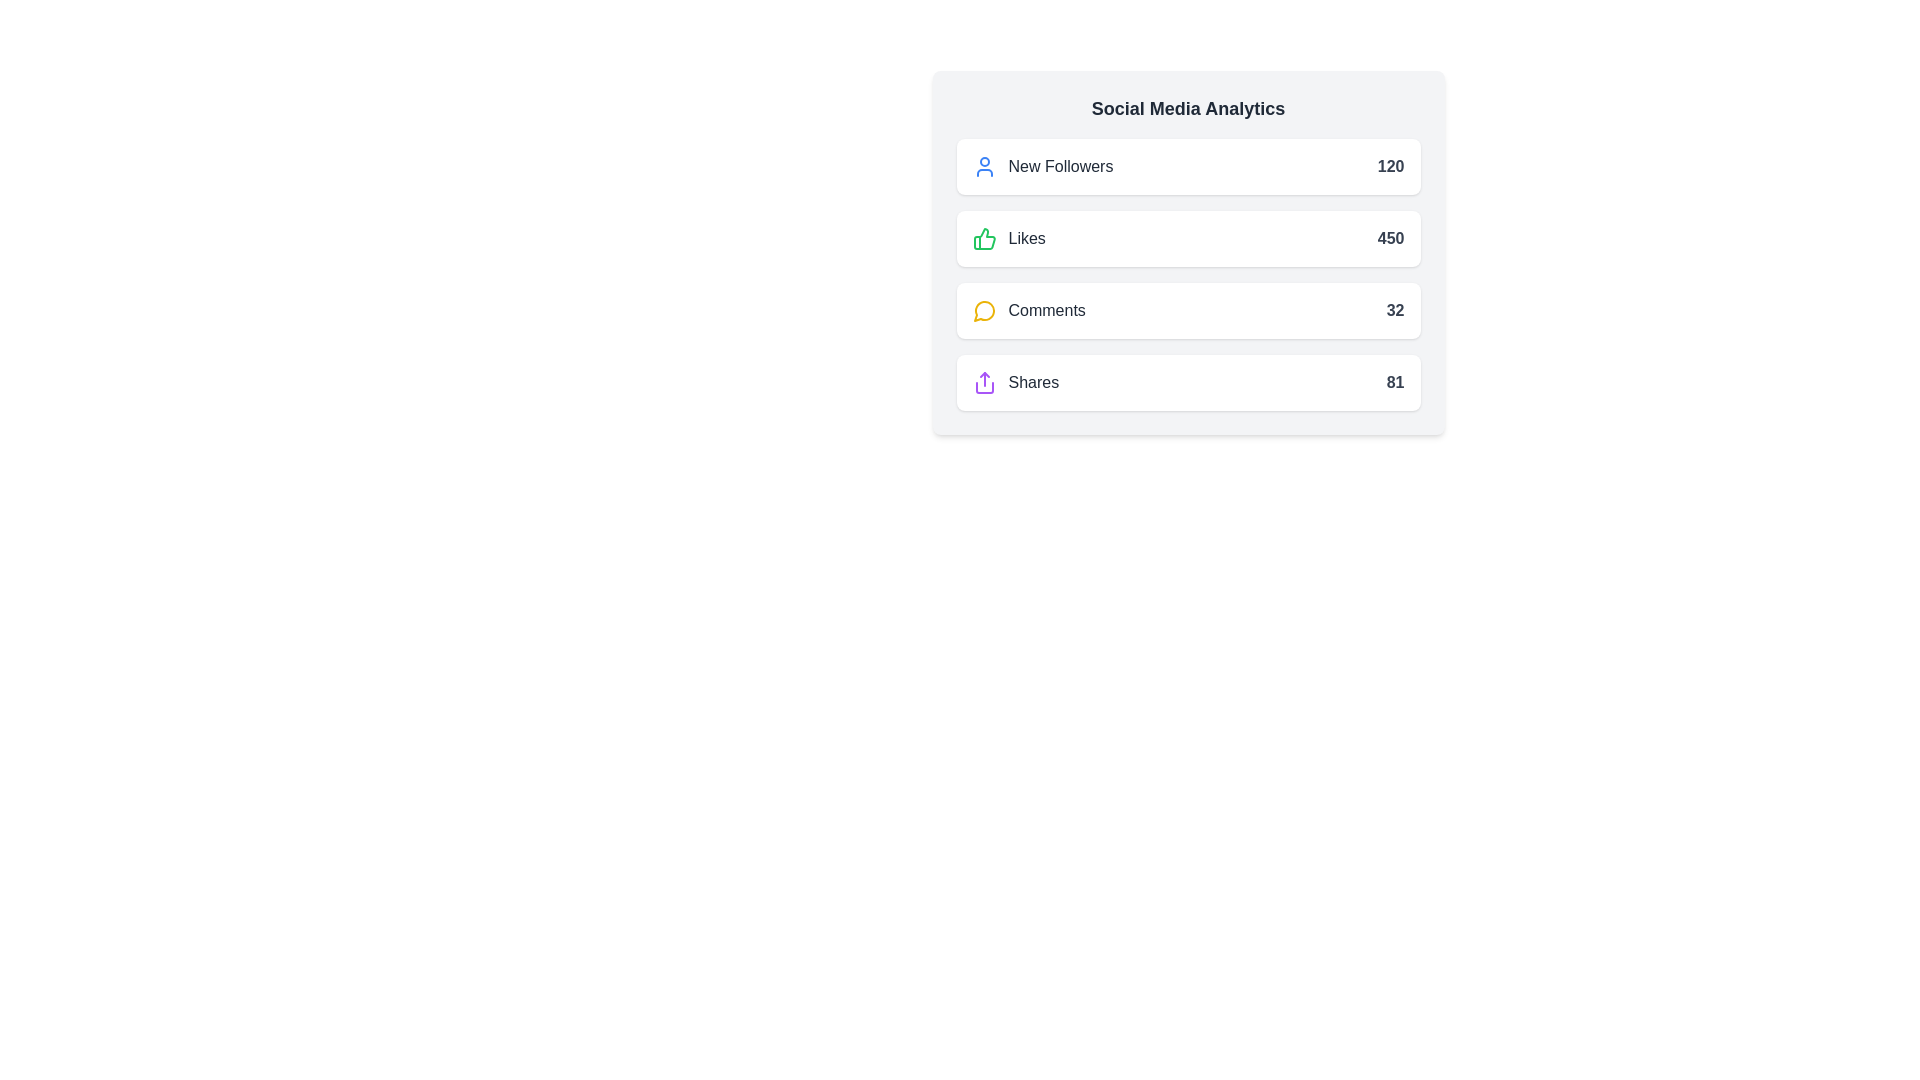 This screenshot has width=1920, height=1080. Describe the element at coordinates (984, 165) in the screenshot. I see `the user icon, which is a minimalistic outline of a person in bright blue, located to the left of the 'New Followers' text in the 'Social Media Analytics' section` at that location.